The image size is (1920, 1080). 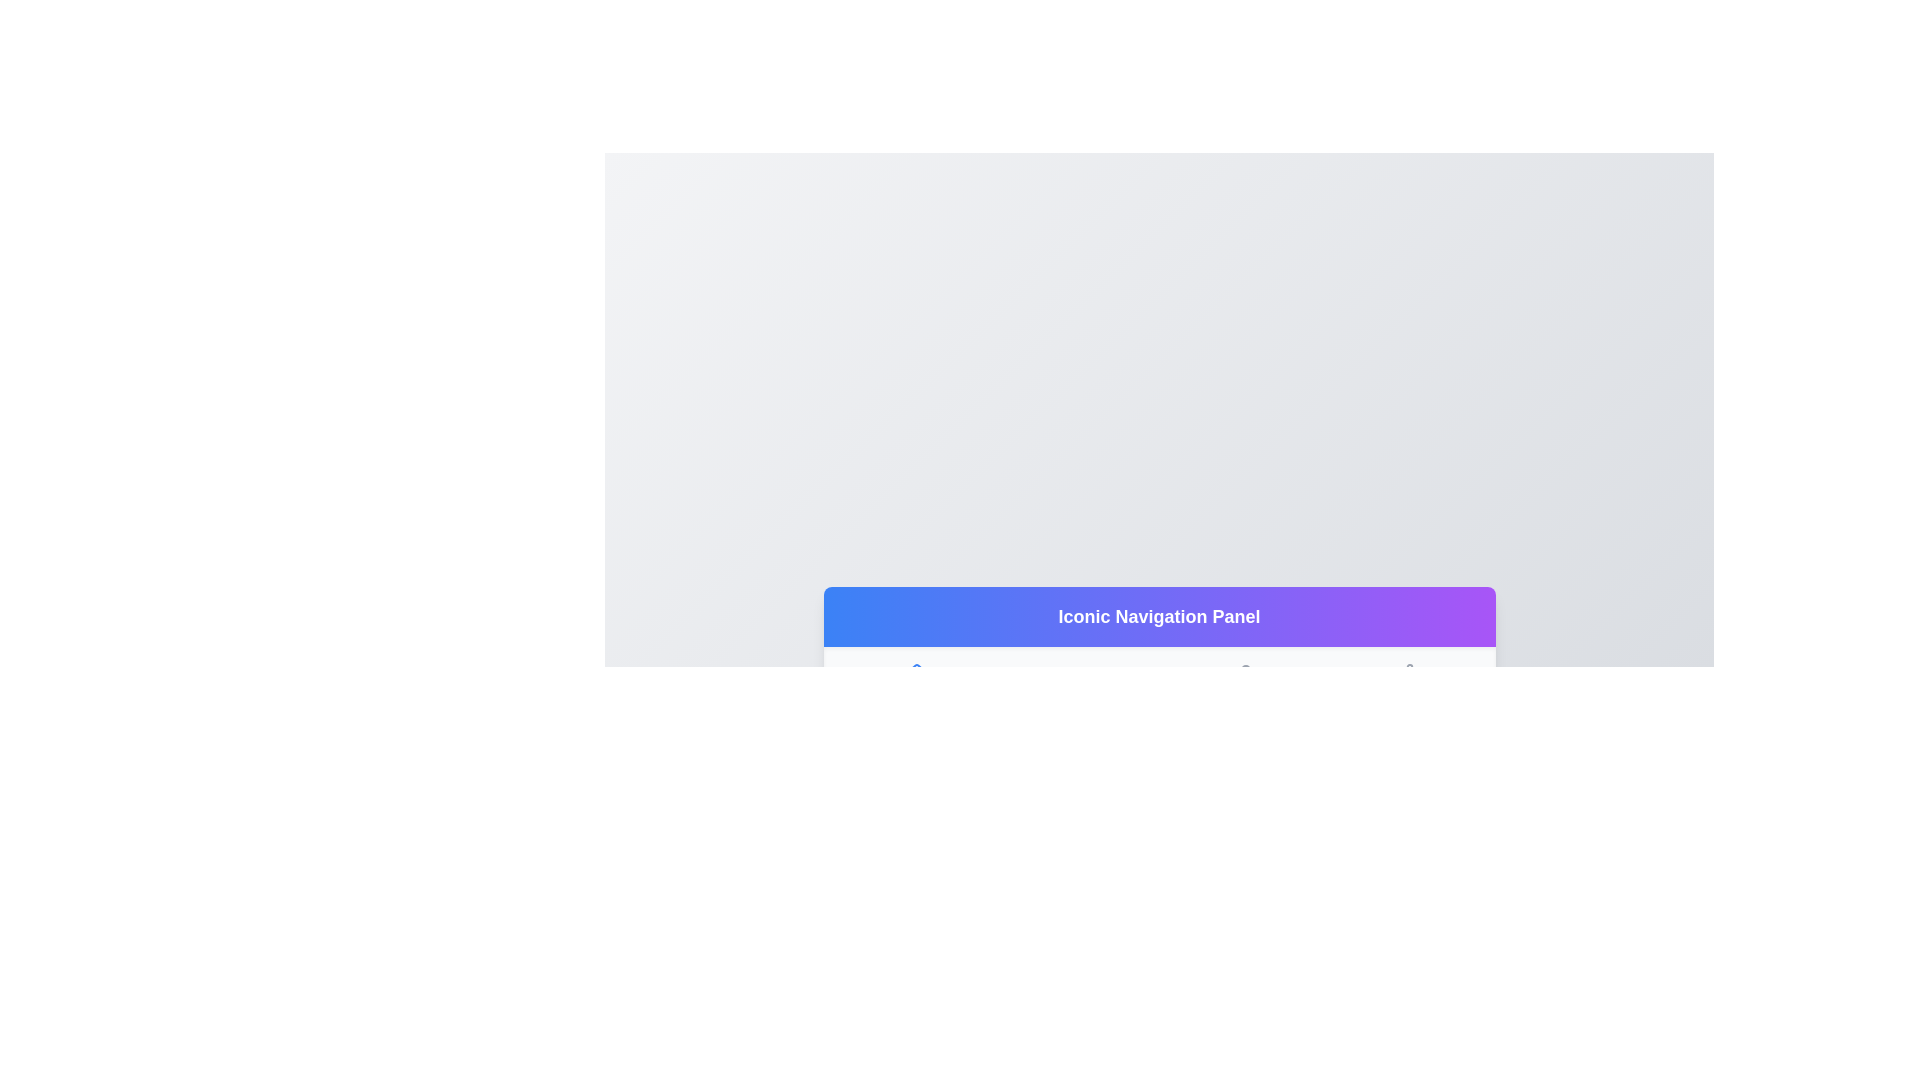 What do you see at coordinates (1245, 685) in the screenshot?
I see `the Profile navigation button located in the bottom navigation bar` at bounding box center [1245, 685].